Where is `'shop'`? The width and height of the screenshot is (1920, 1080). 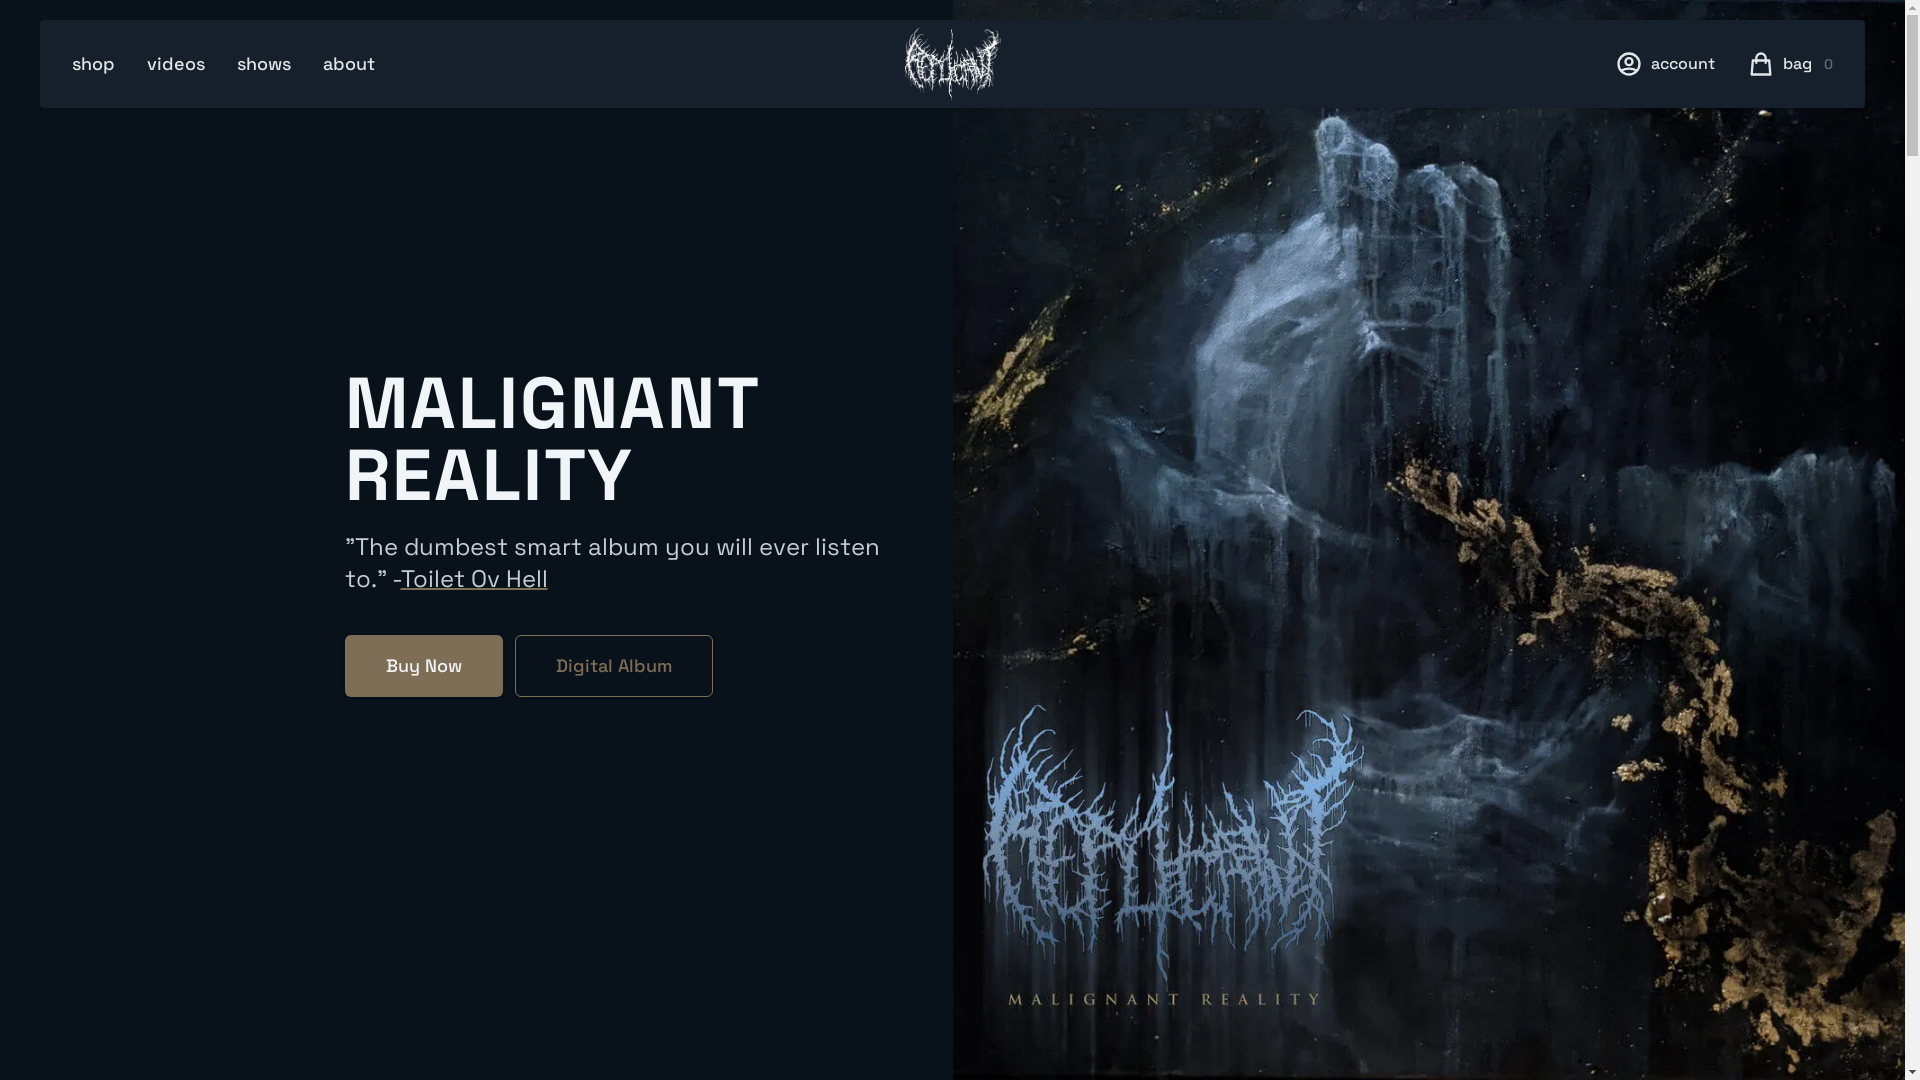
'shop' is located at coordinates (92, 63).